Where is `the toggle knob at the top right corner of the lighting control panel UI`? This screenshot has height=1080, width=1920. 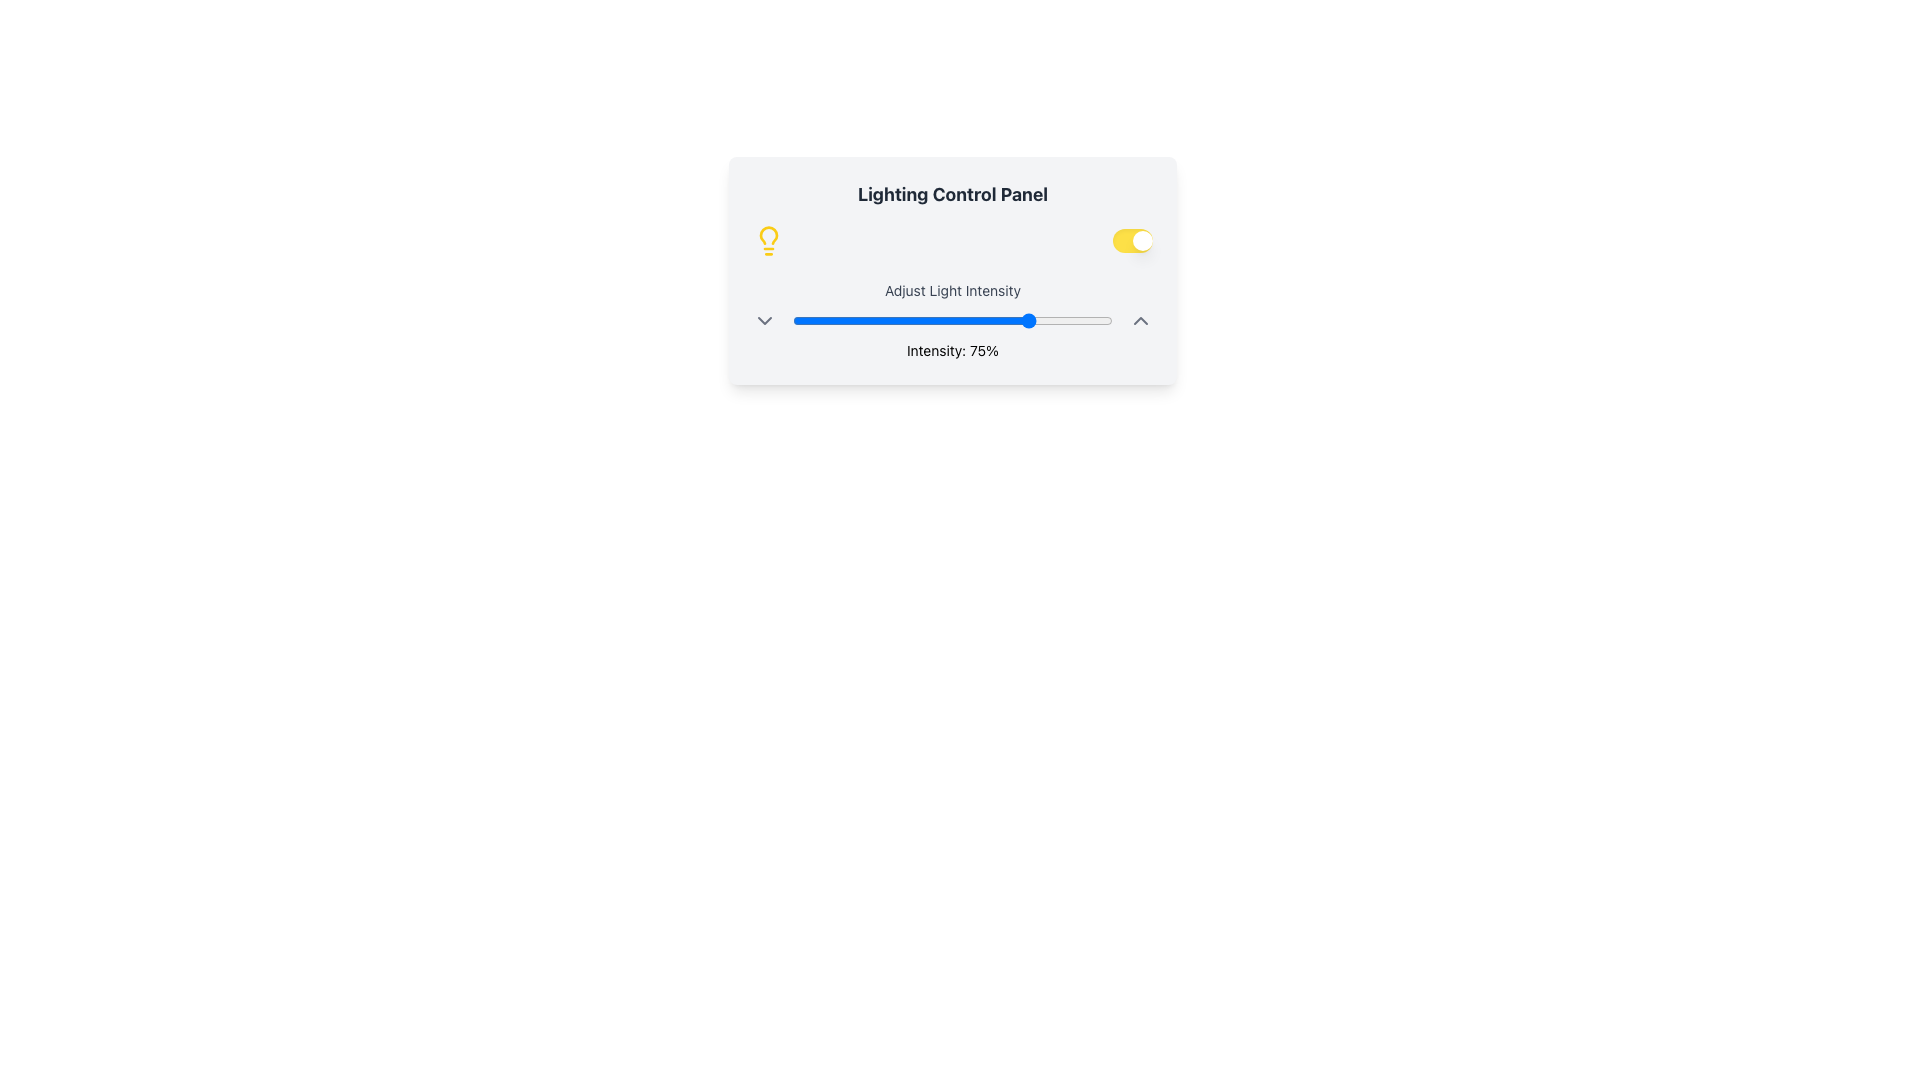
the toggle knob at the top right corner of the lighting control panel UI is located at coordinates (1142, 239).